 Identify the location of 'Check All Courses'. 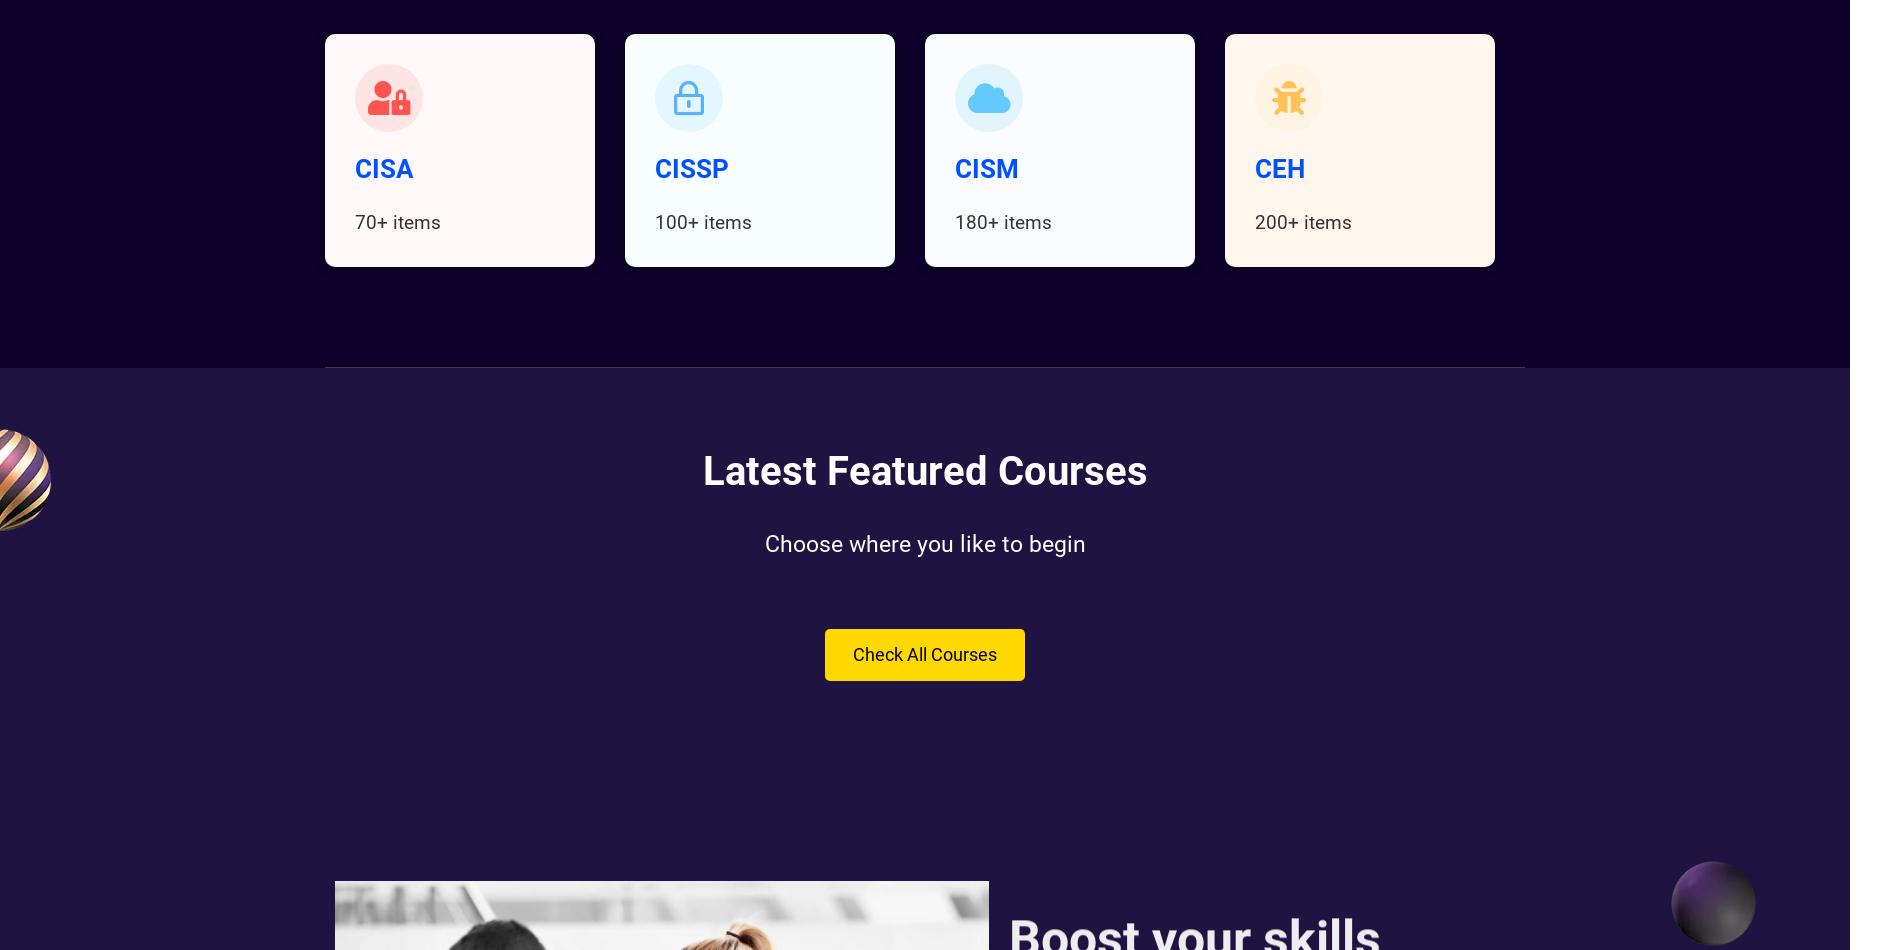
(925, 654).